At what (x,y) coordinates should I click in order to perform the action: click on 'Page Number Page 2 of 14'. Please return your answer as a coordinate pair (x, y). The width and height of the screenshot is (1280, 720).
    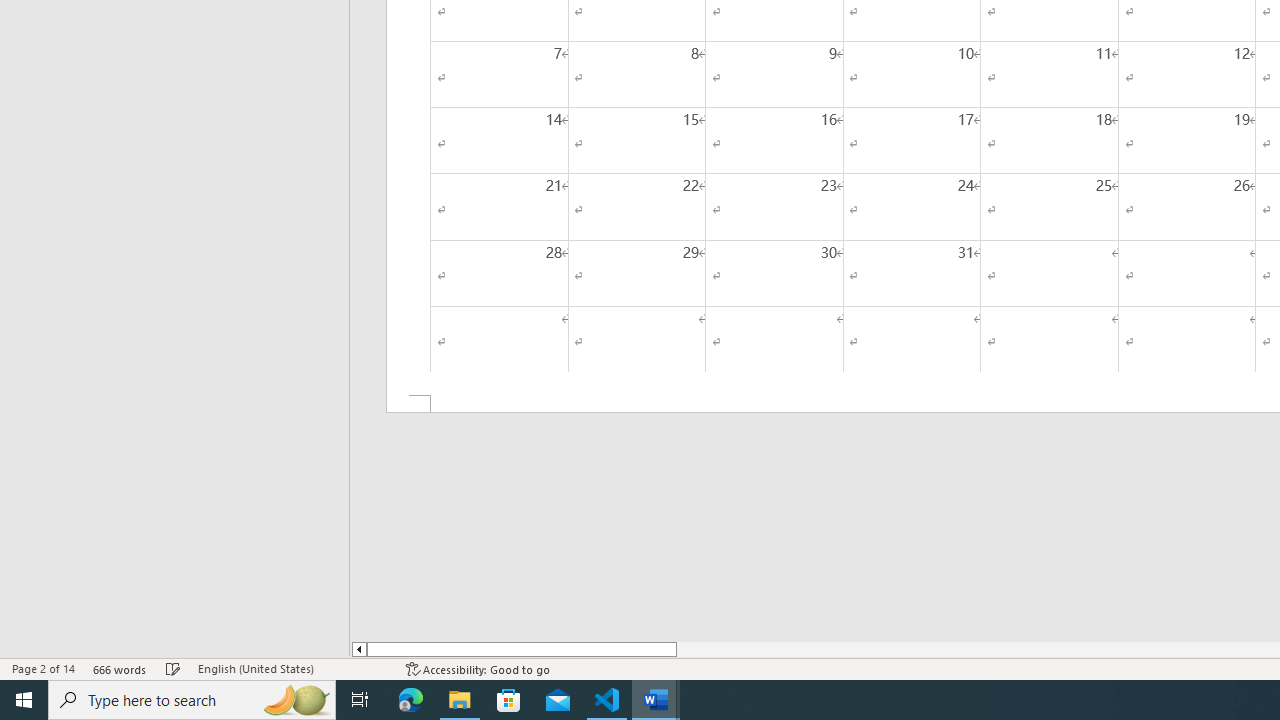
    Looking at the image, I should click on (43, 669).